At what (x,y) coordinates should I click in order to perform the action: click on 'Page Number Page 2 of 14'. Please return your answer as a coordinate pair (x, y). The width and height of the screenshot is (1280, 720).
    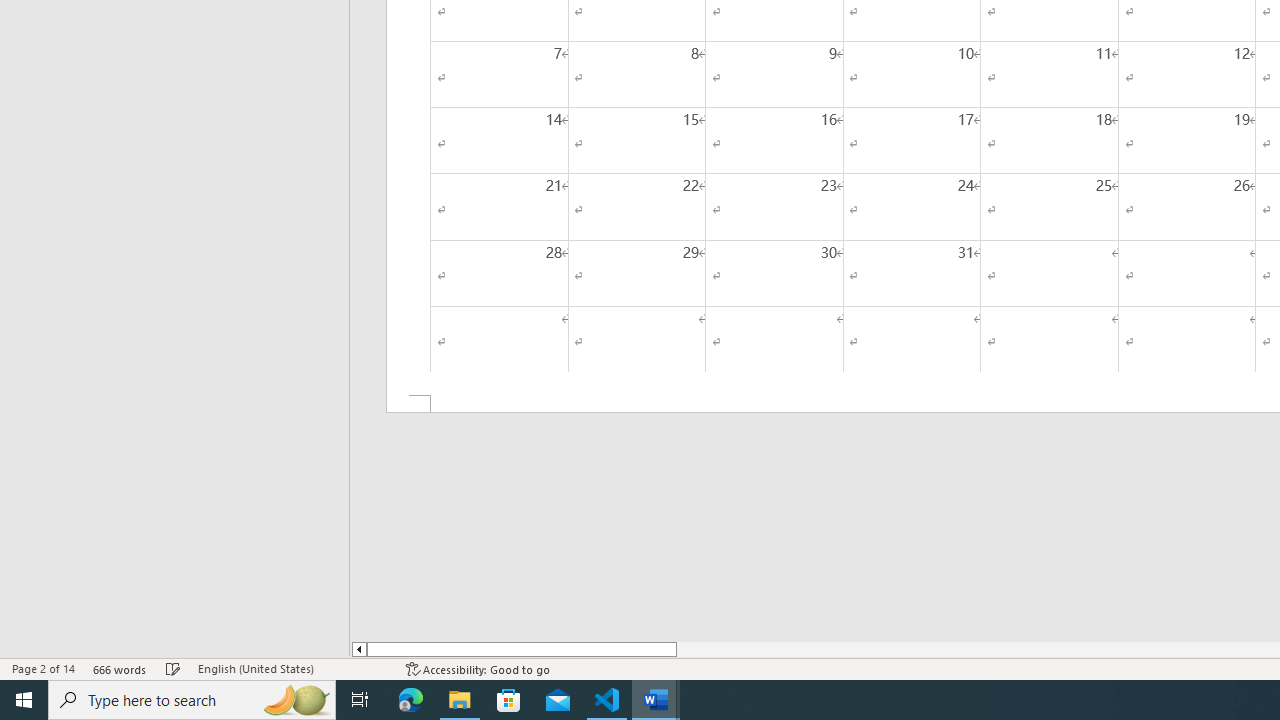
    Looking at the image, I should click on (43, 669).